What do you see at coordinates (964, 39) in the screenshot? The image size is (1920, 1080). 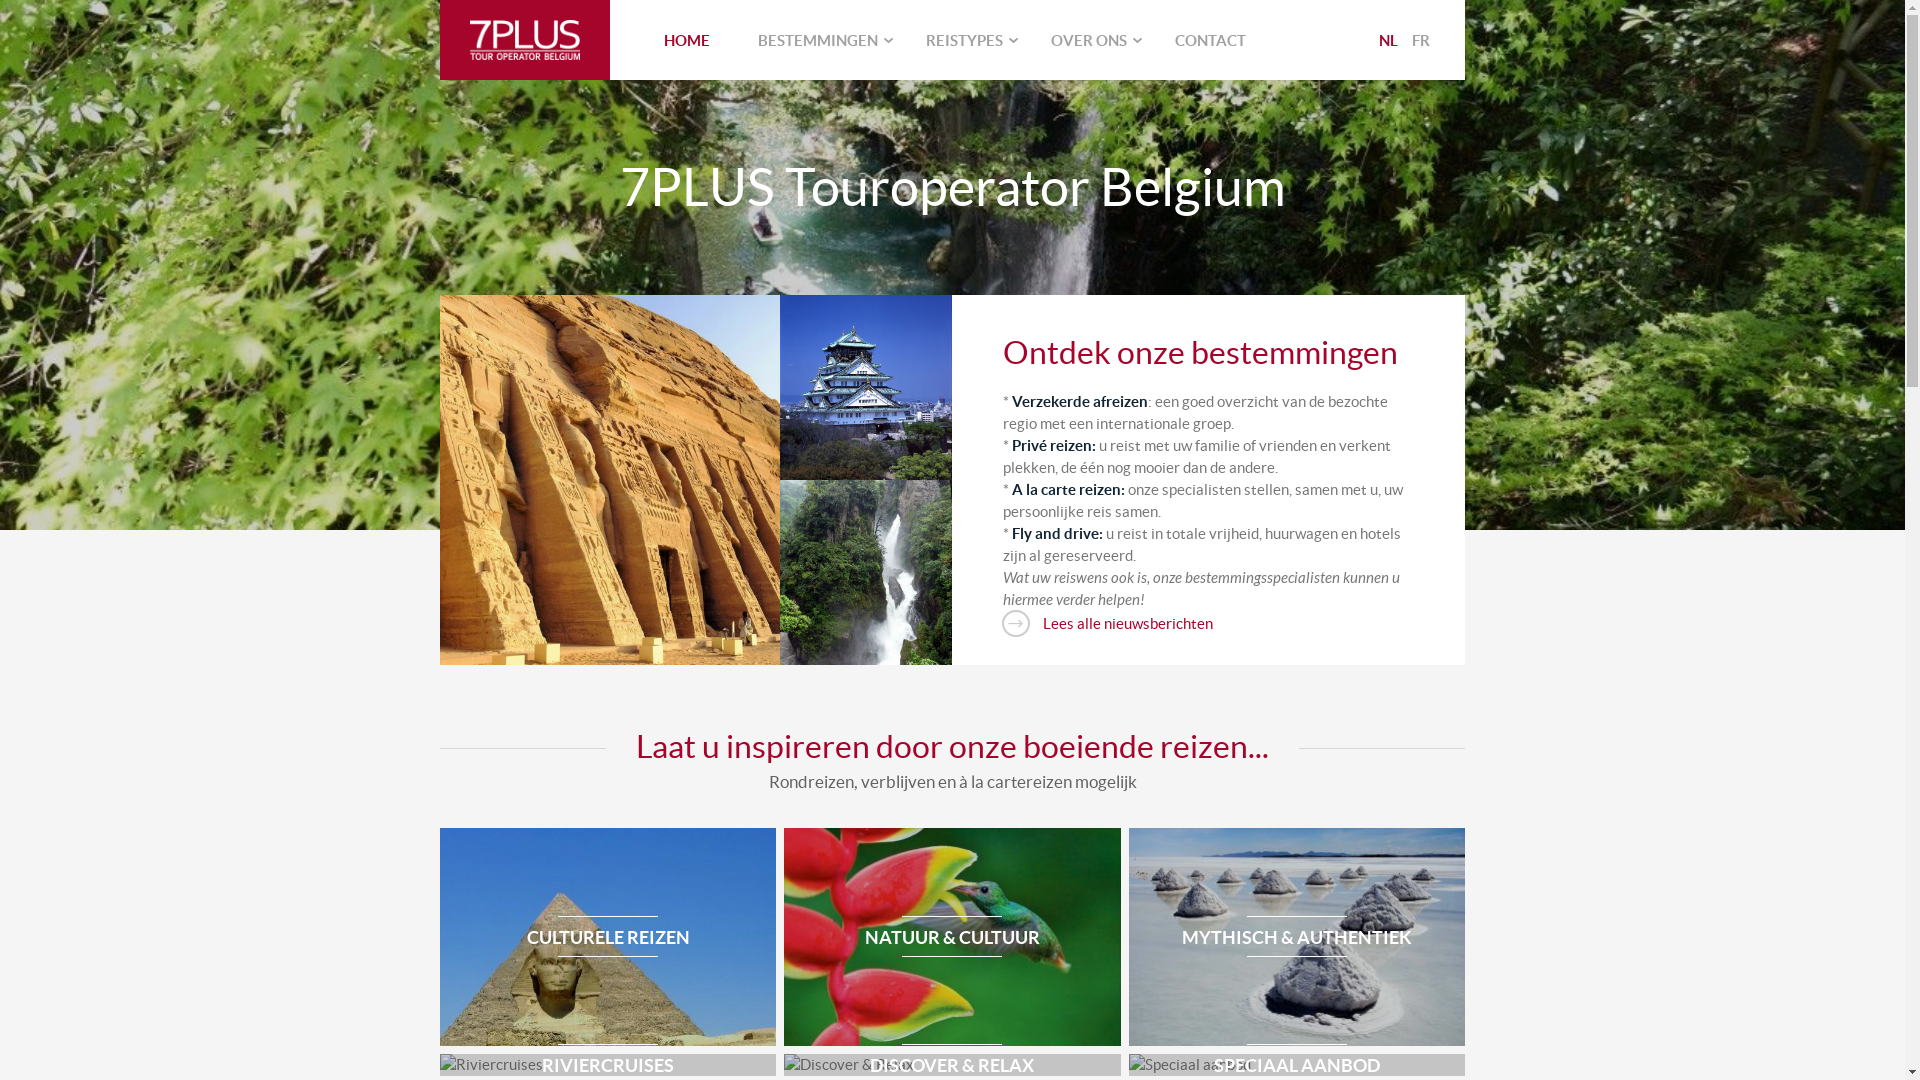 I see `'REISTYPES'` at bounding box center [964, 39].